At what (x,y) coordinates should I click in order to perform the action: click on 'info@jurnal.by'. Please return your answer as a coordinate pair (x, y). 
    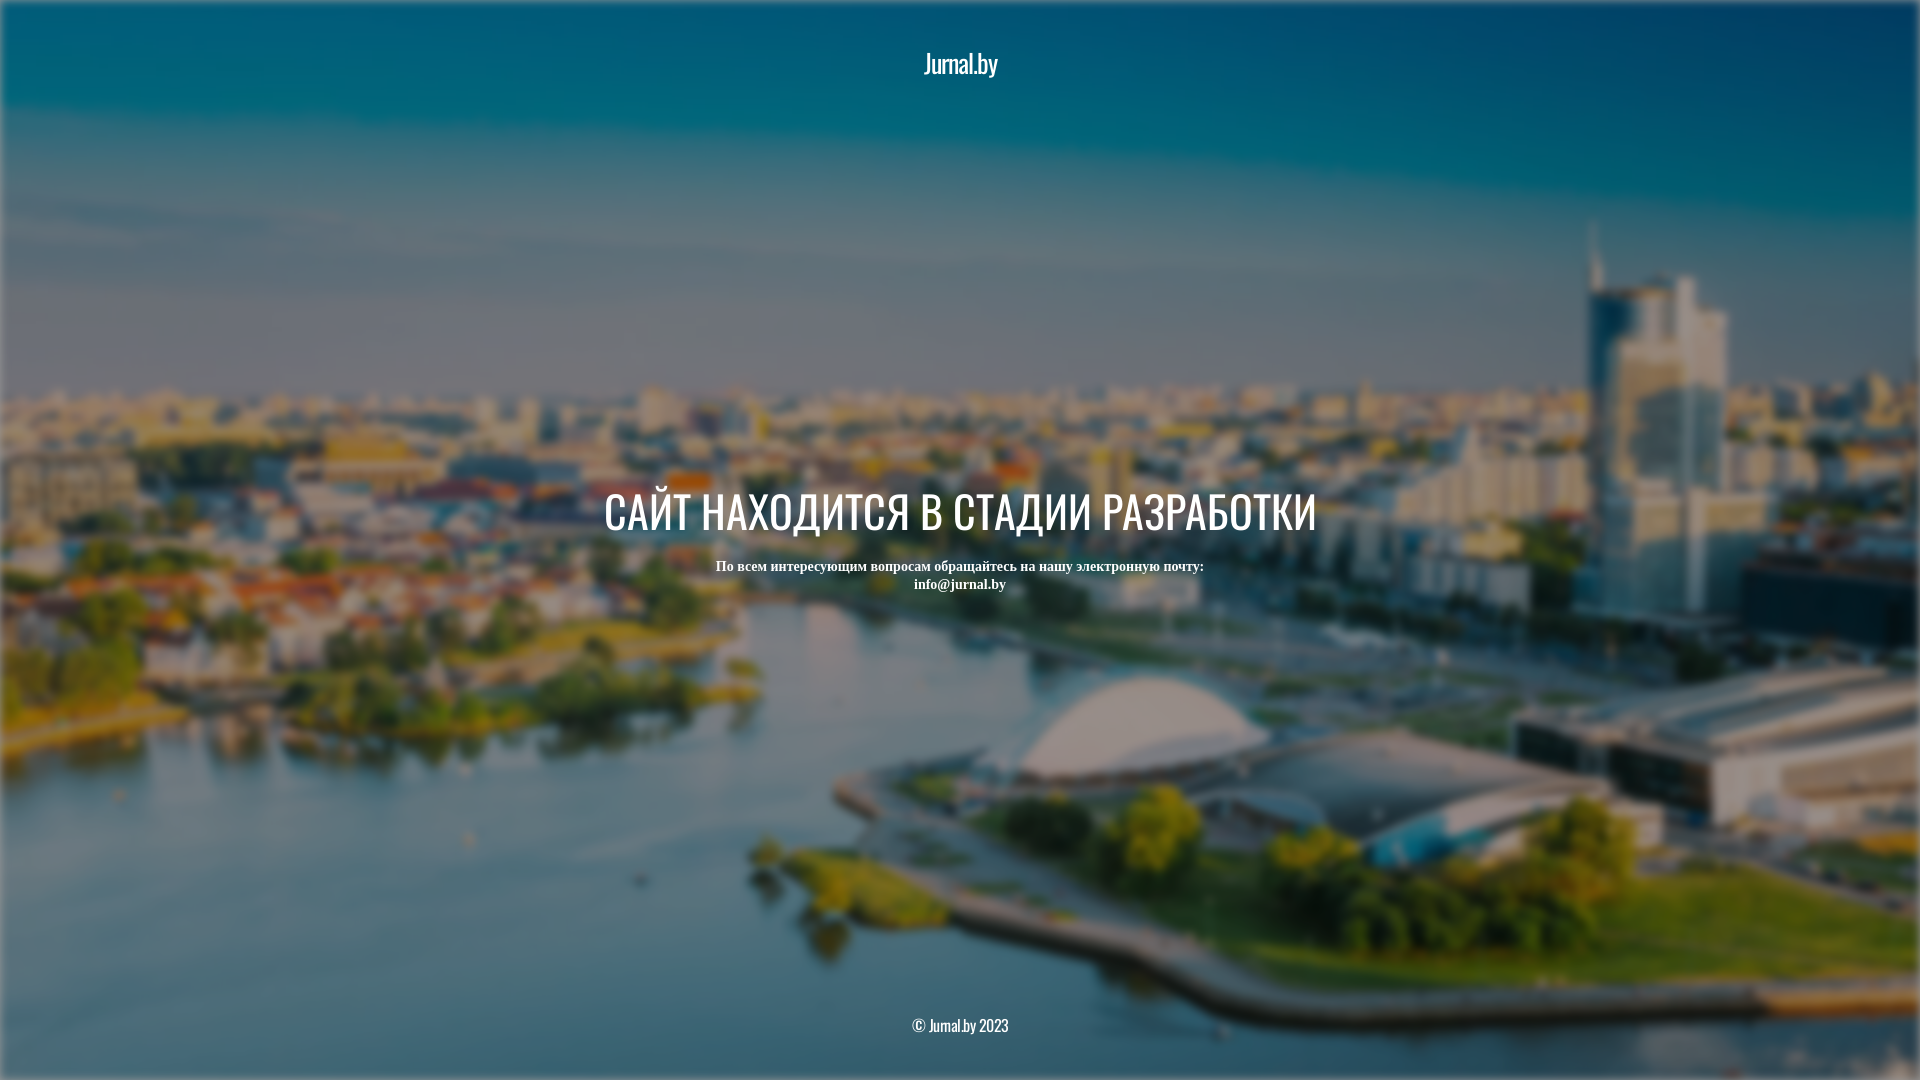
    Looking at the image, I should click on (960, 584).